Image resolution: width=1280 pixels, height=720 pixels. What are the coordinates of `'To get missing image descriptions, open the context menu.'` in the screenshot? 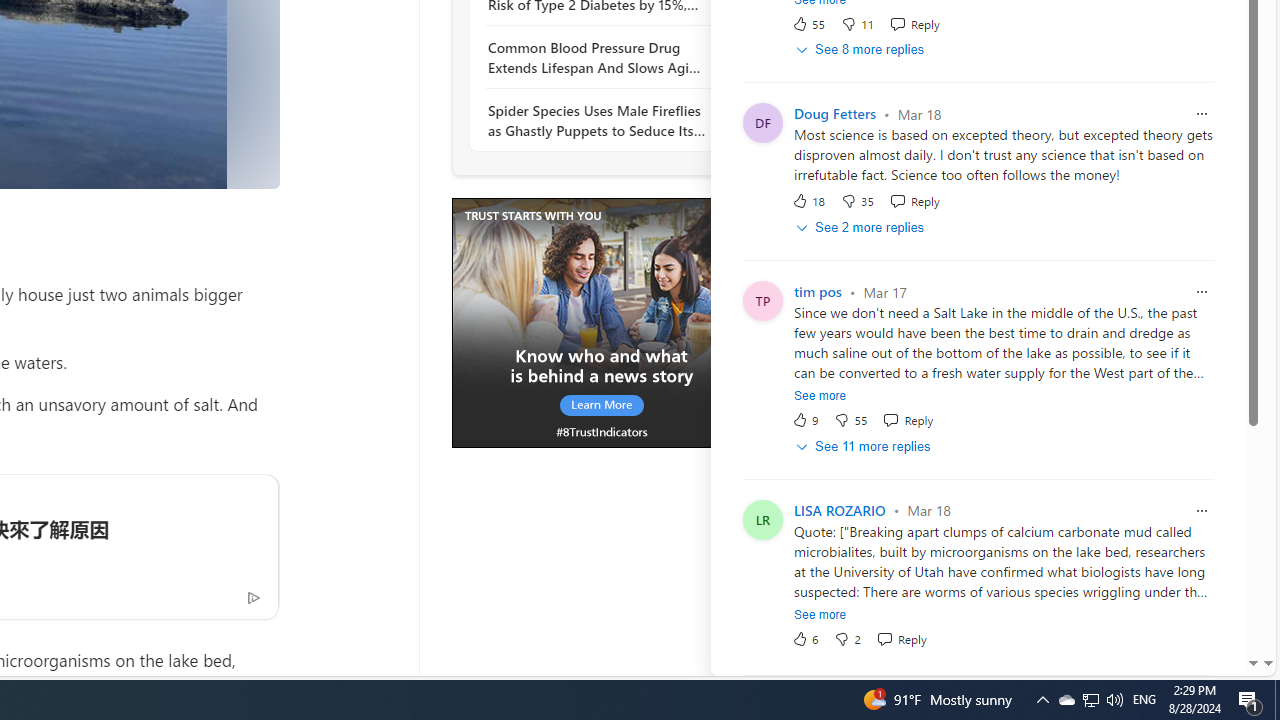 It's located at (600, 321).